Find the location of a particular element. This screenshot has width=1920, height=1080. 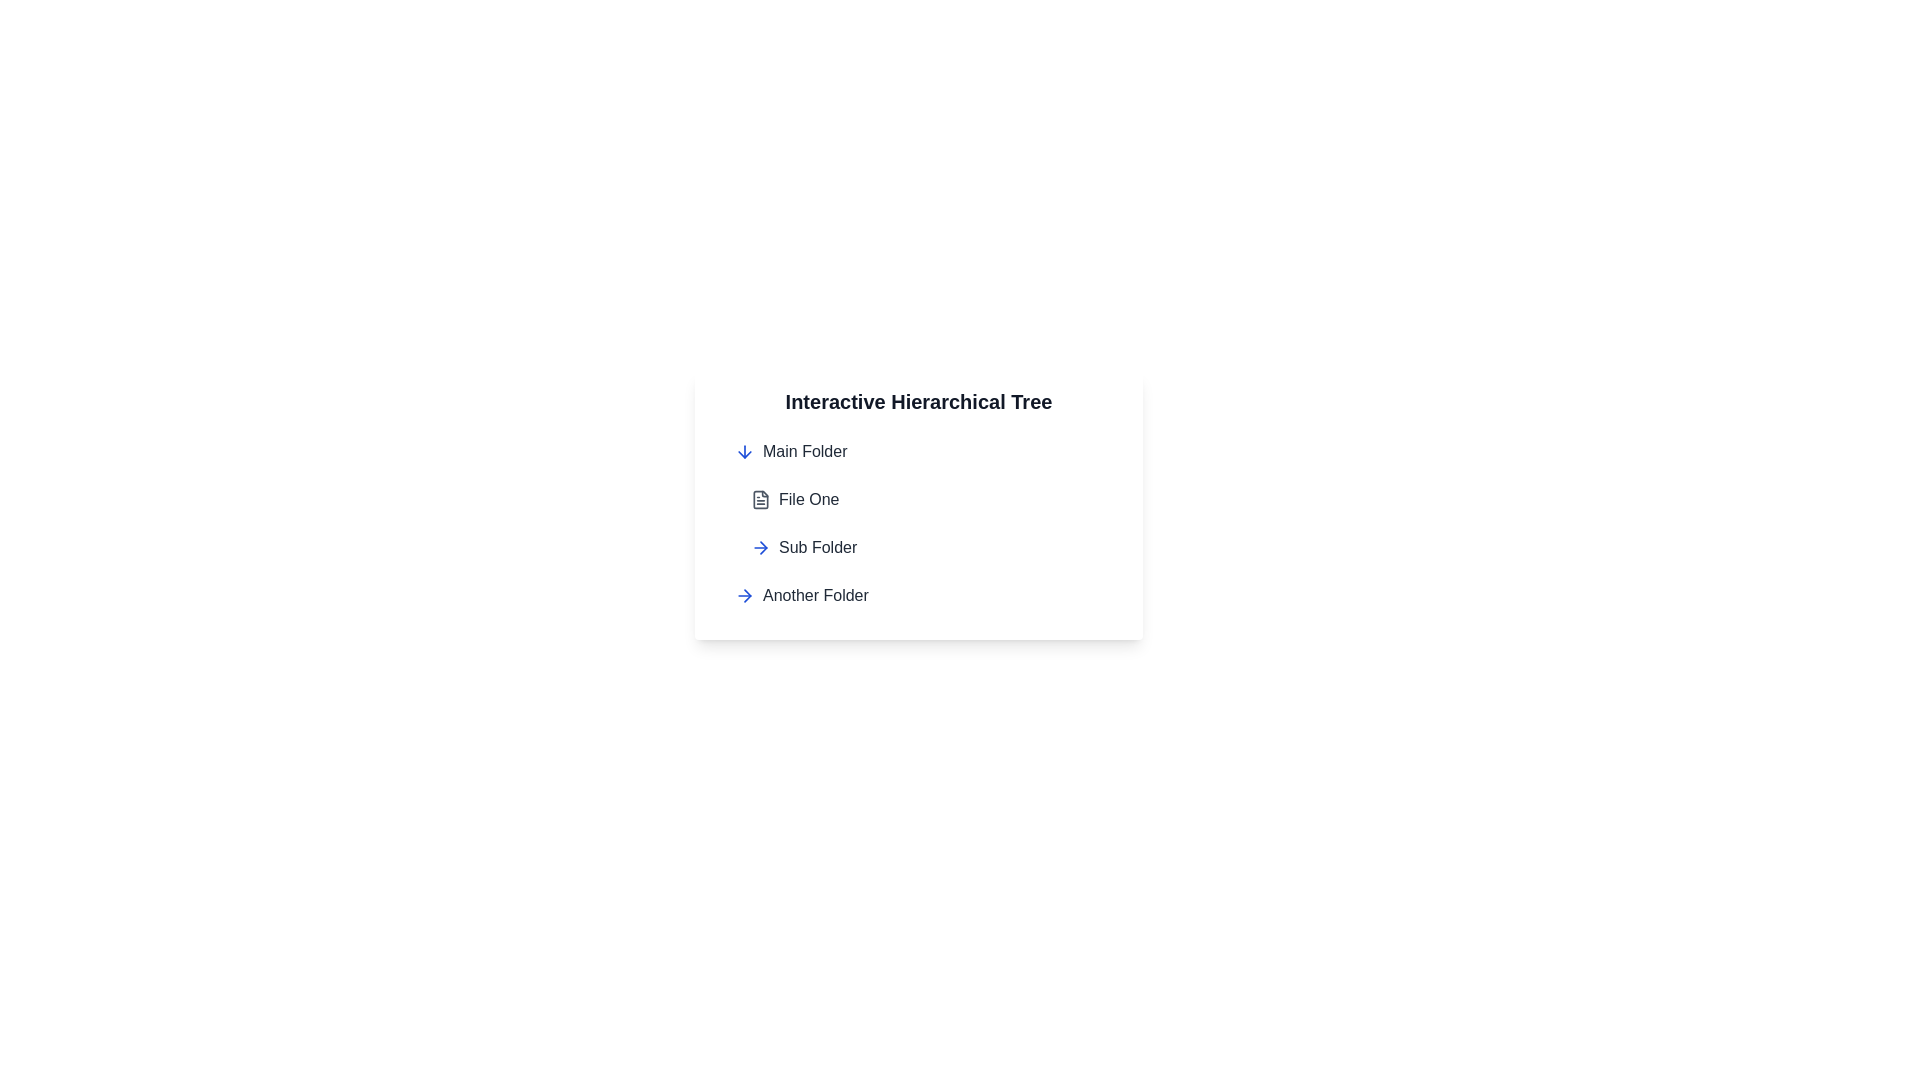

the Heading Text which serves as the title for the hierarchical display of items below it, providing context to the user is located at coordinates (917, 401).